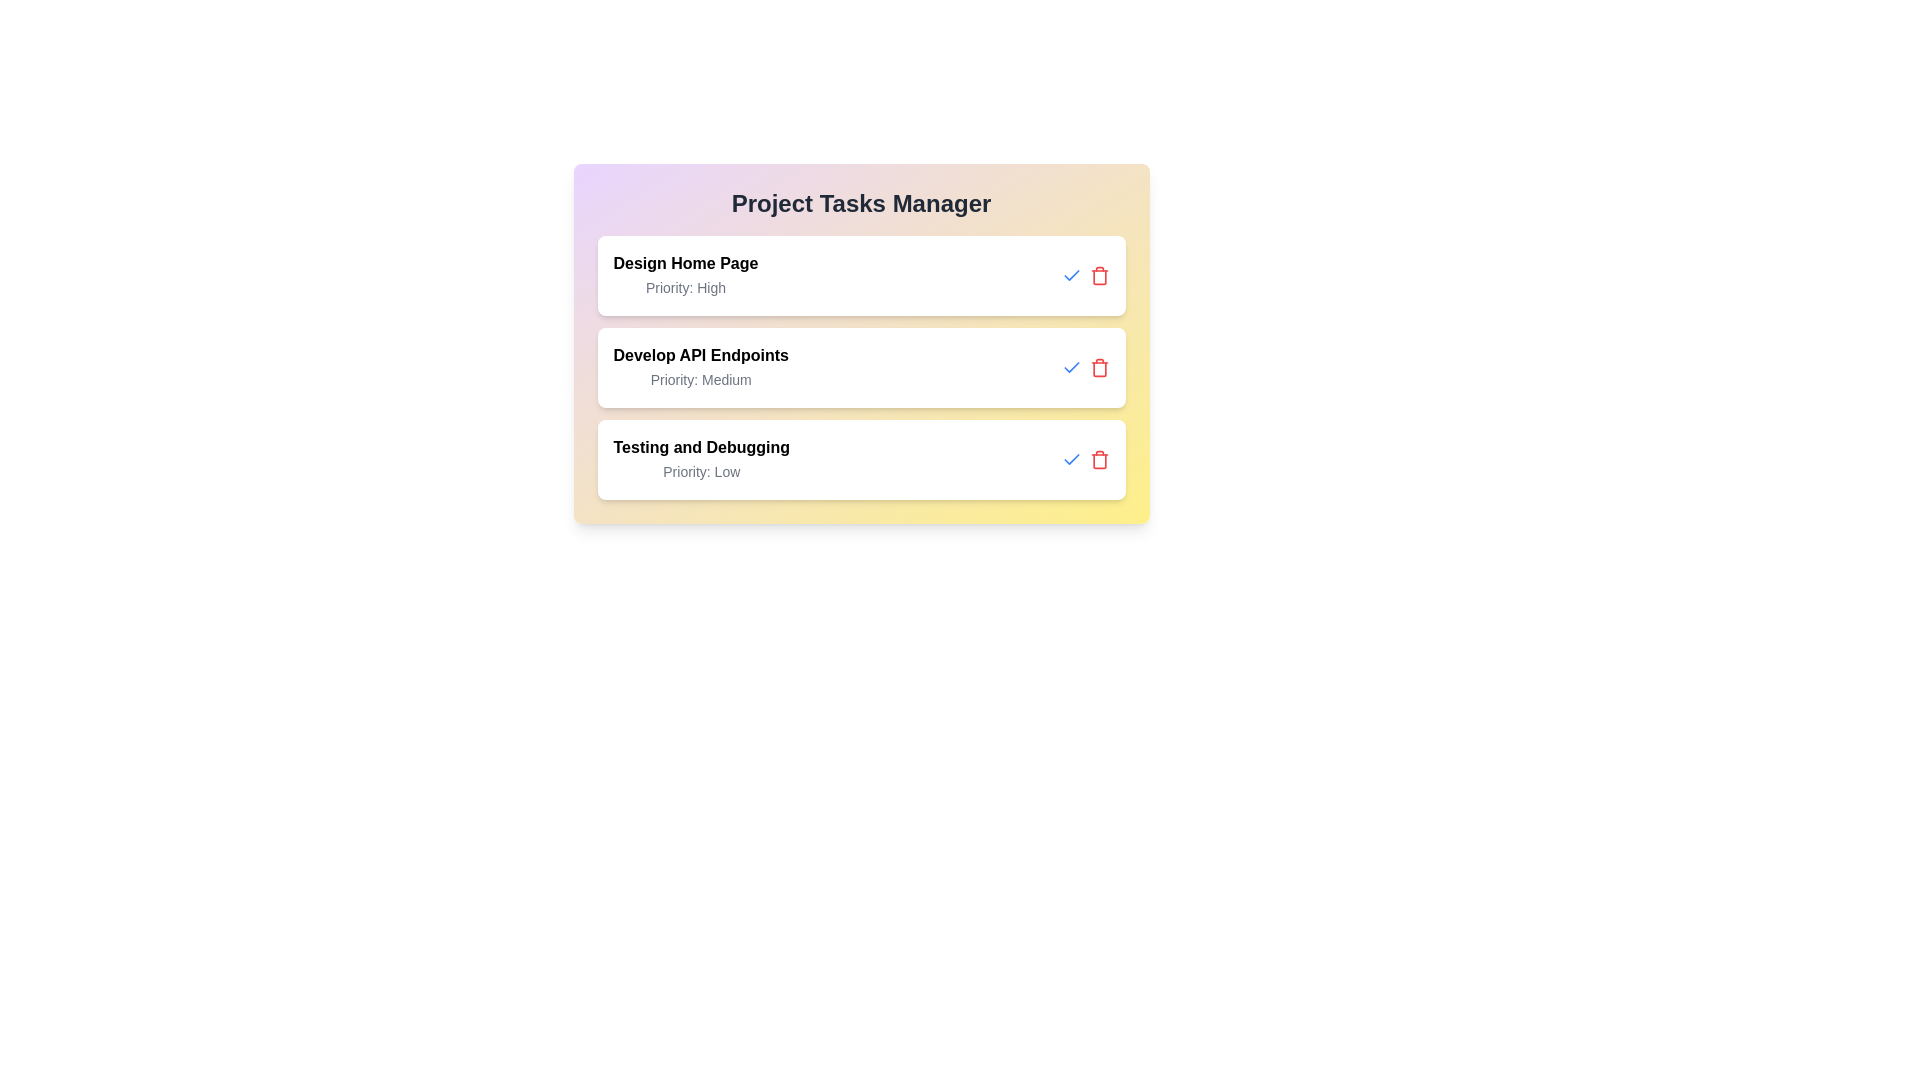 The image size is (1920, 1080). What do you see at coordinates (1098, 459) in the screenshot?
I see `the delete button for the task titled 'Testing and Debugging'` at bounding box center [1098, 459].